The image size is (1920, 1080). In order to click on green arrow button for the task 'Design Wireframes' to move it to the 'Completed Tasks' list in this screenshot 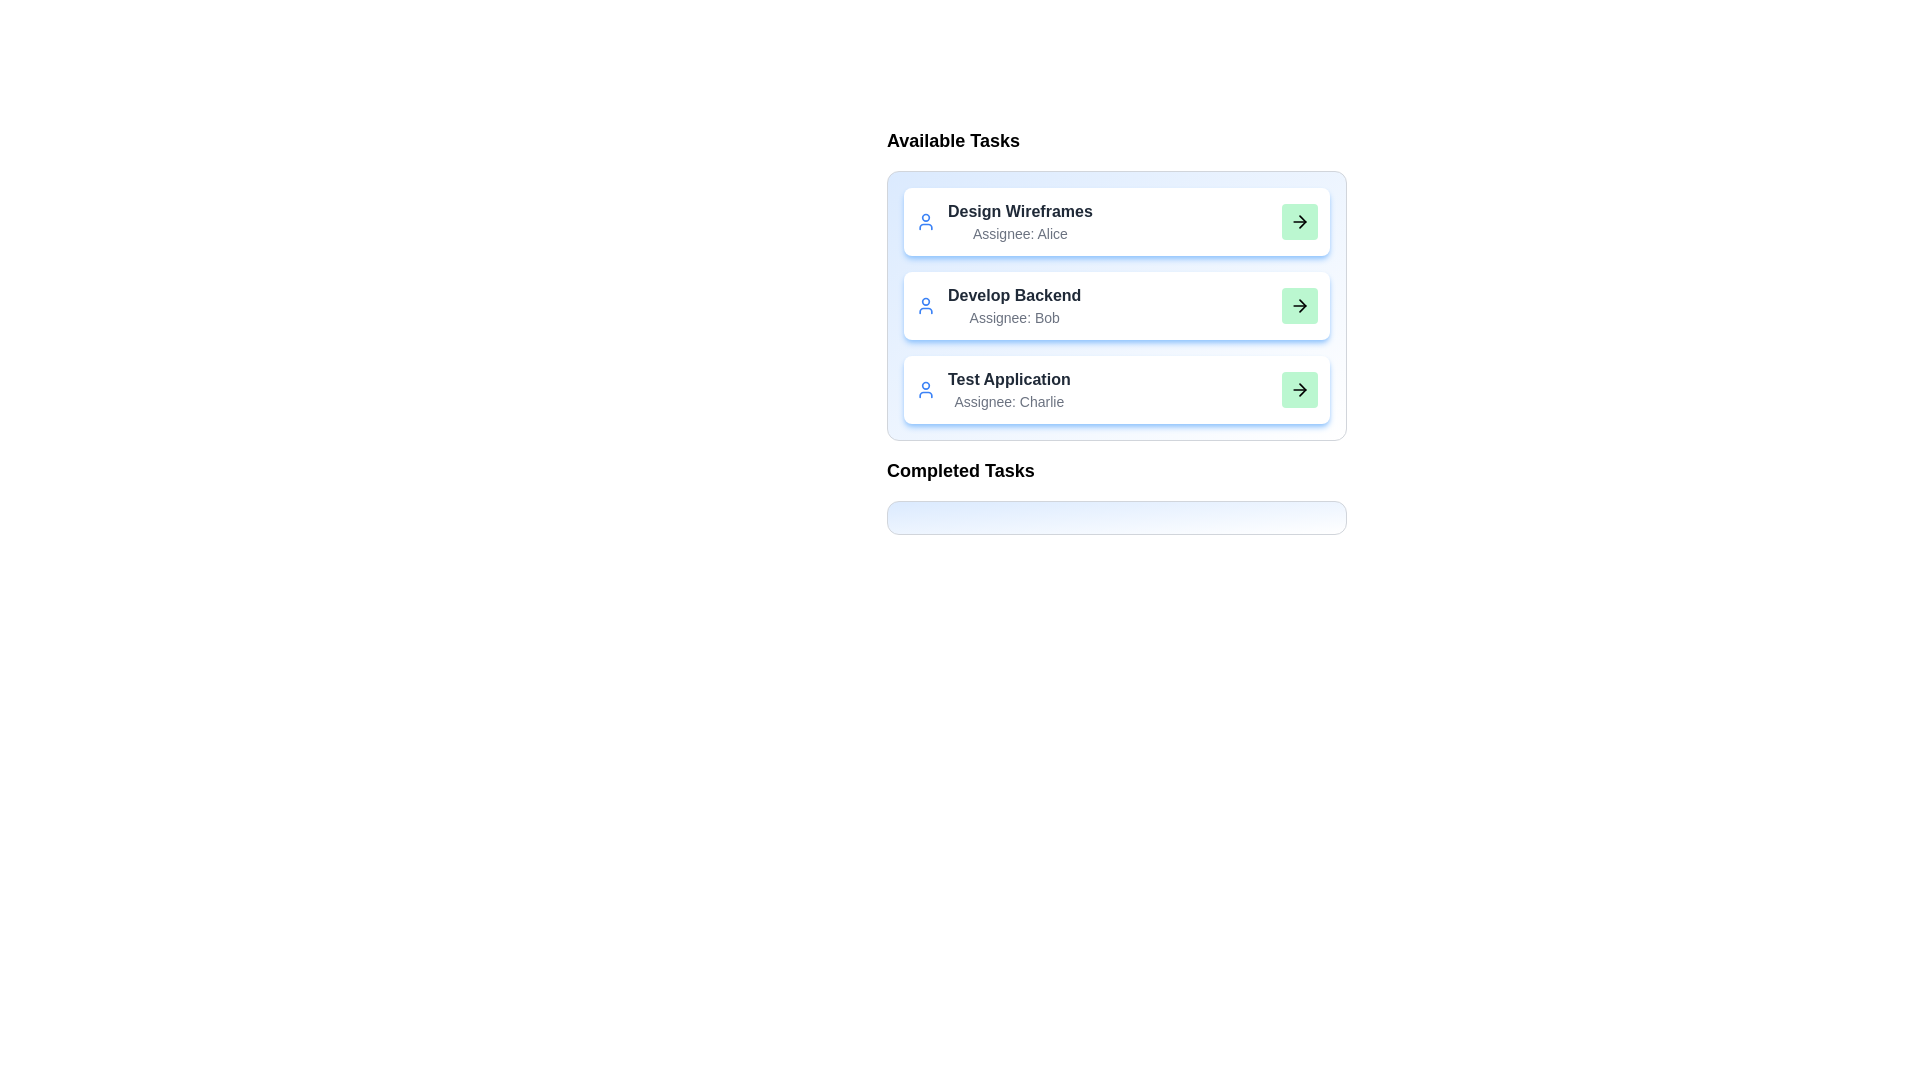, I will do `click(1300, 222)`.